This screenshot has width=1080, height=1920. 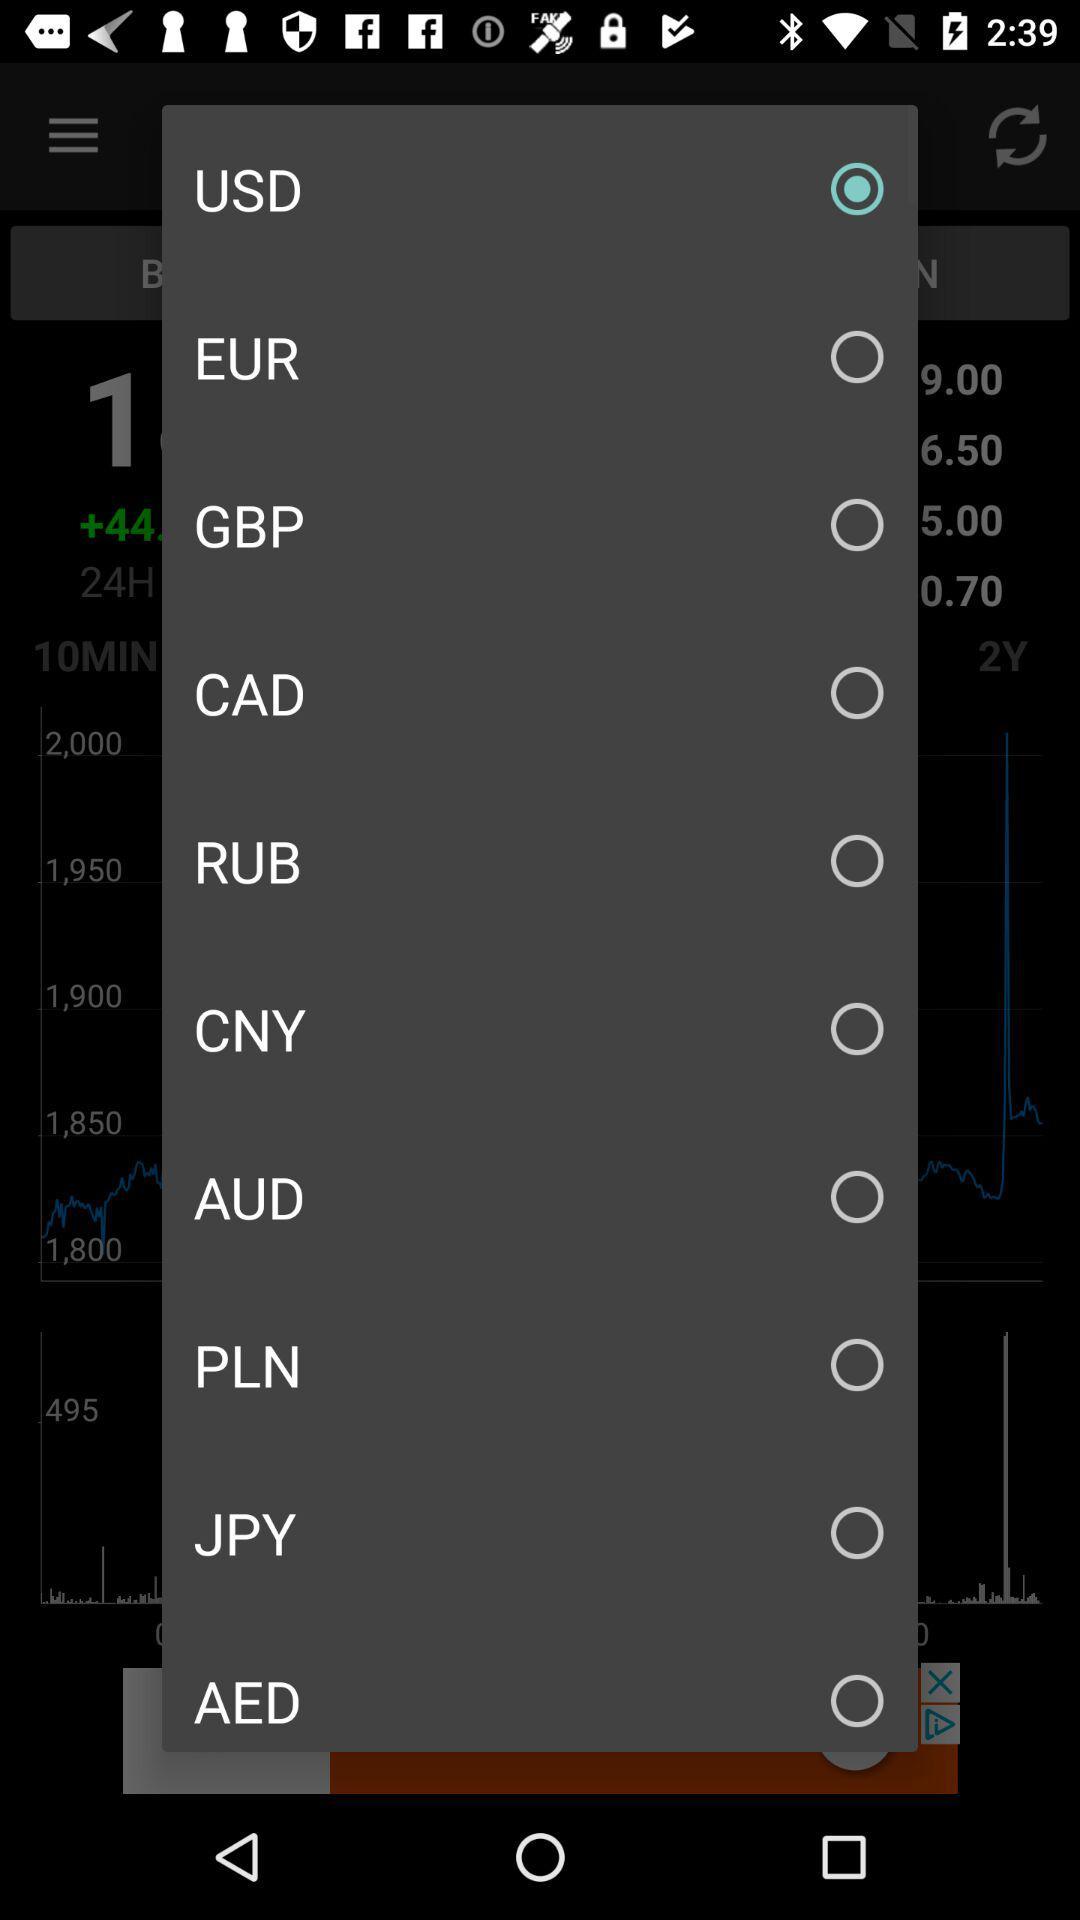 I want to click on icon above the rub item, so click(x=540, y=692).